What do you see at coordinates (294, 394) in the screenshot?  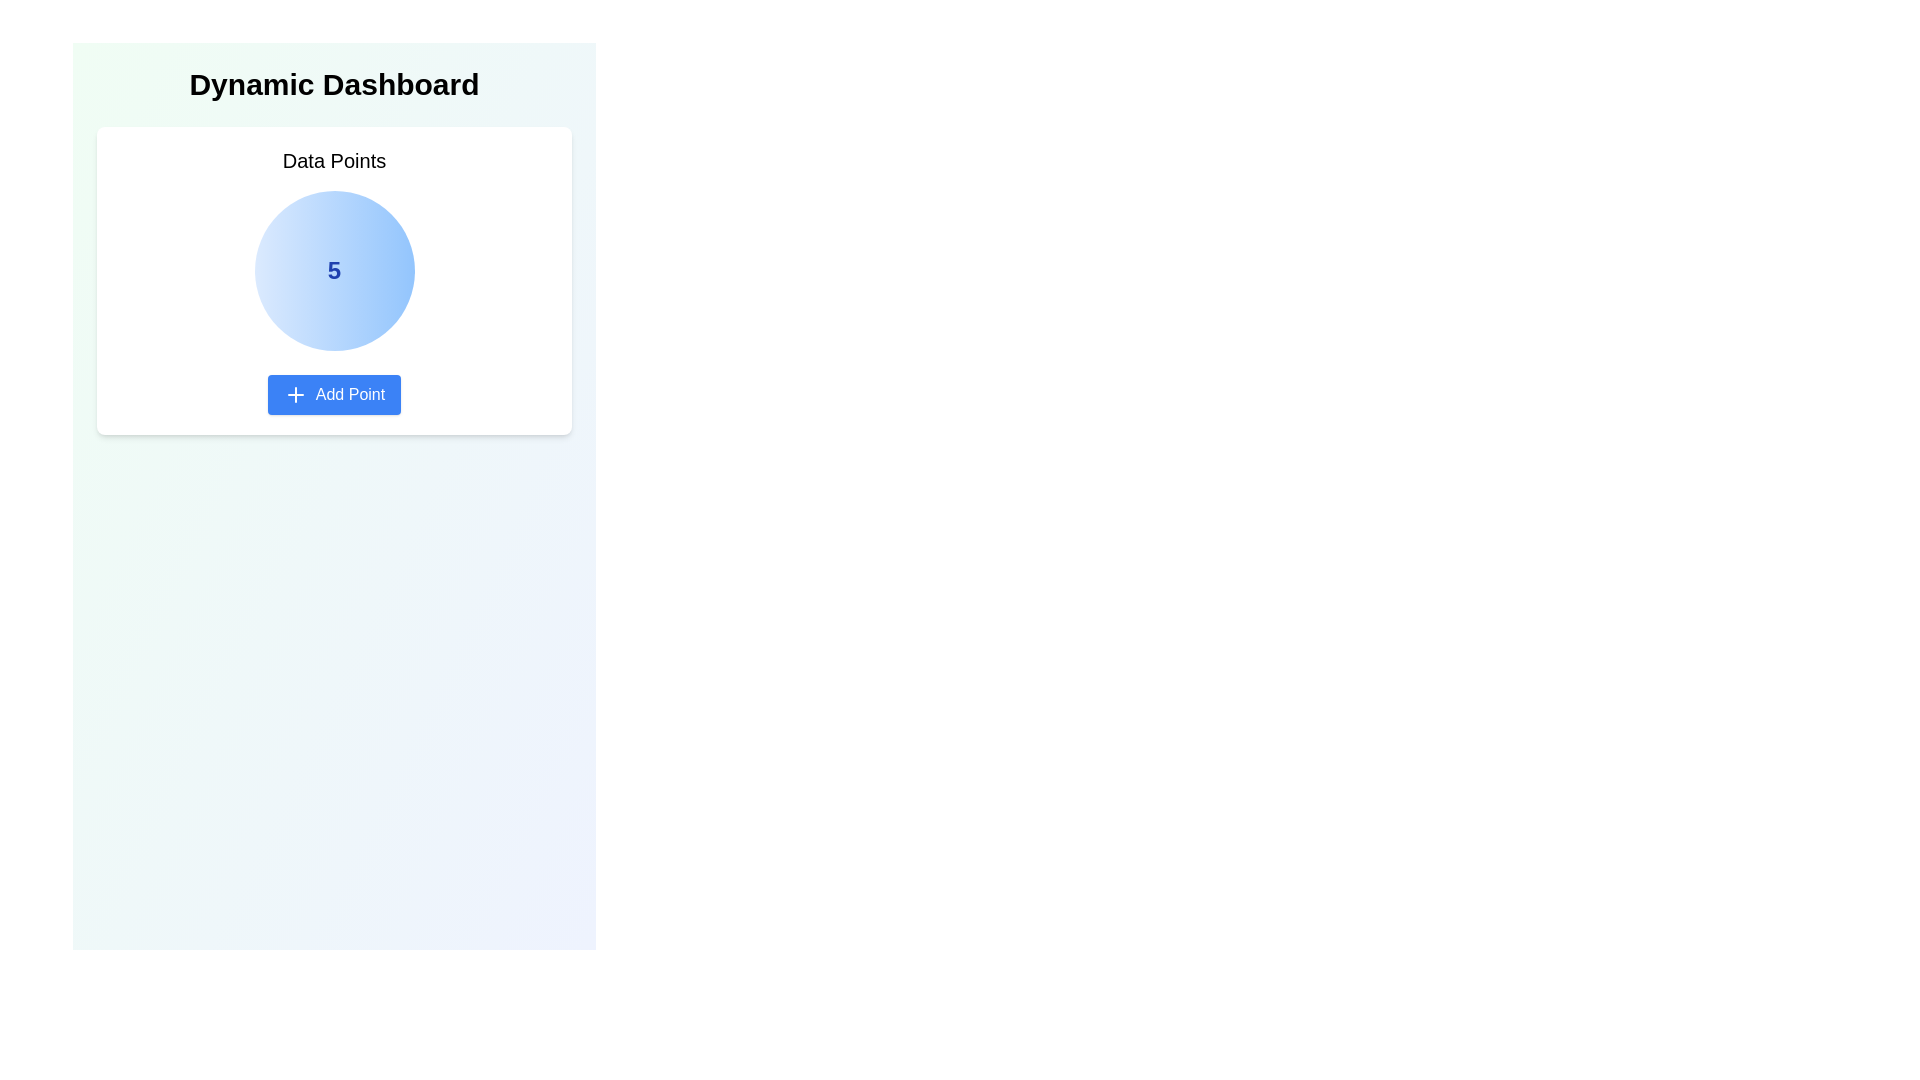 I see `the graphical representation of the small circular '+' icon located within the blue 'Add Point' button at the center of the card titled 'Data Points'` at bounding box center [294, 394].